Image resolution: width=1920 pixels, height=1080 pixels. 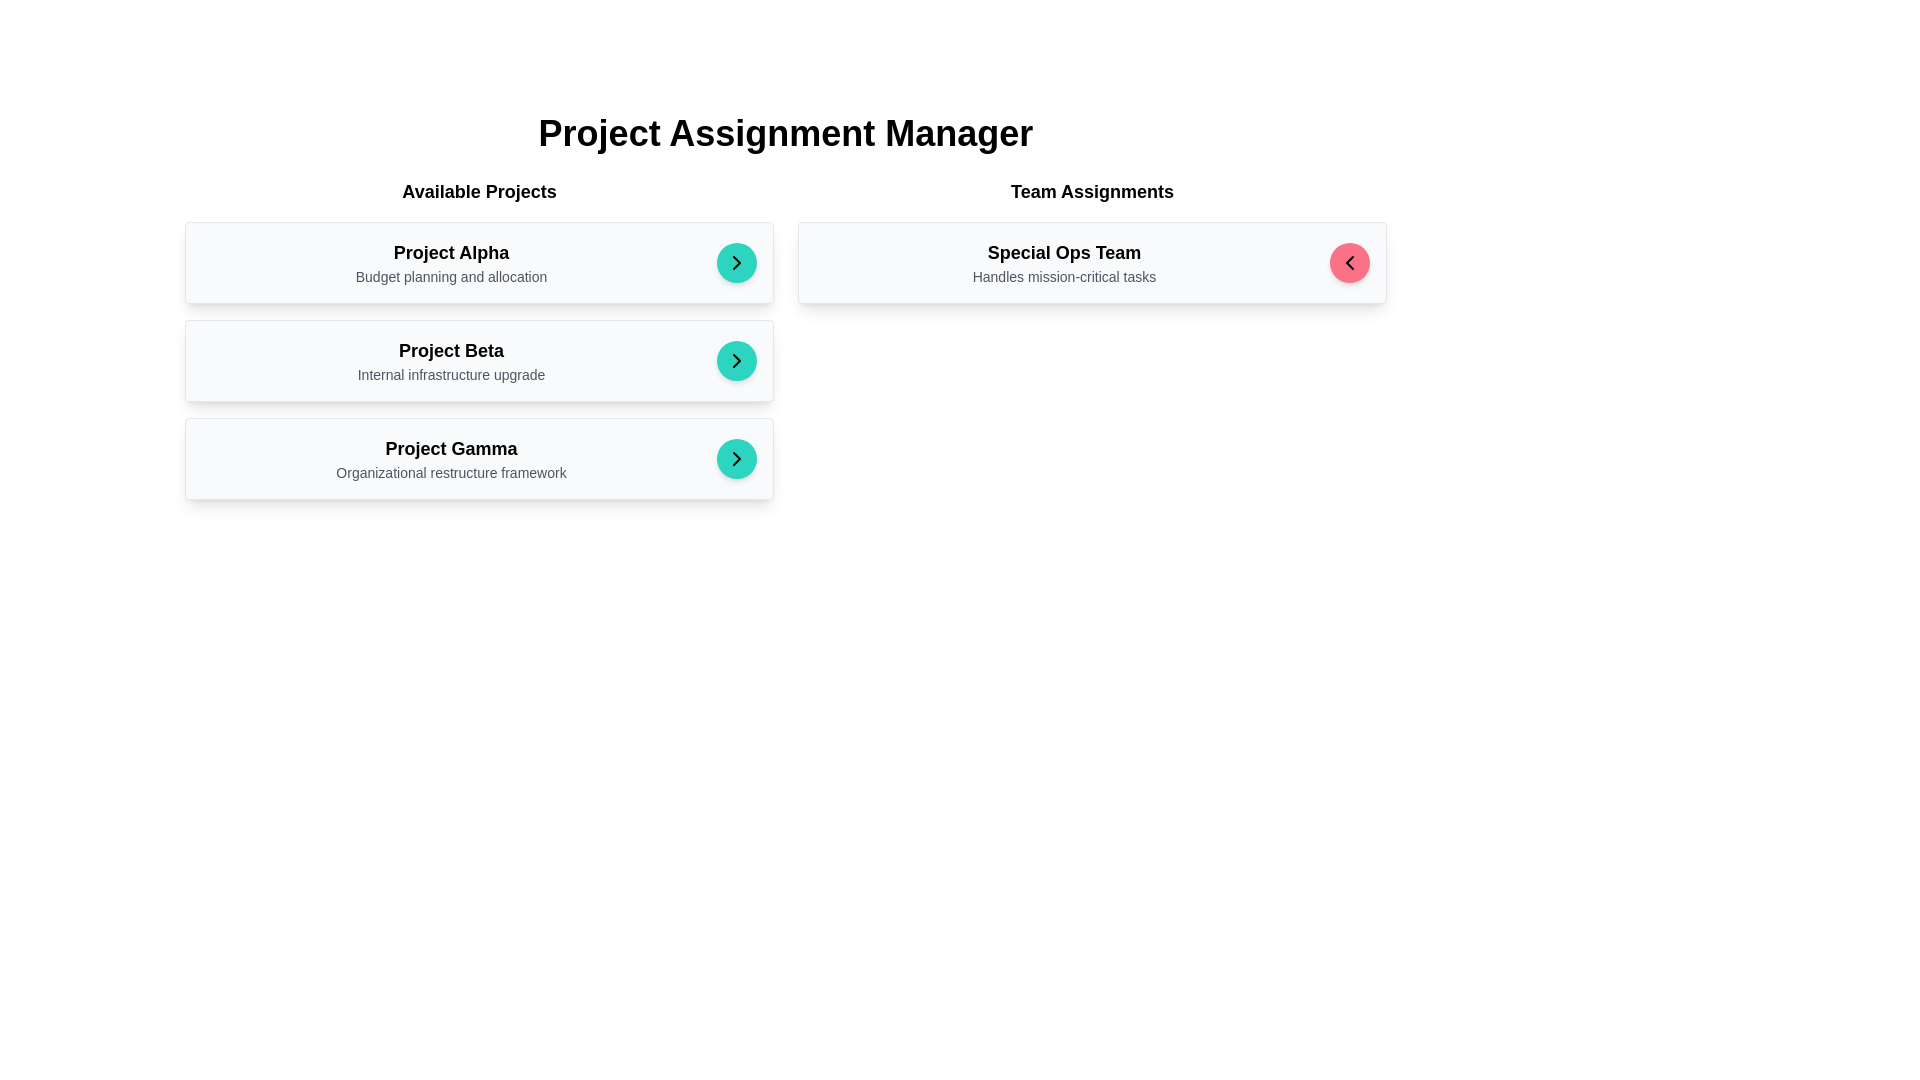 I want to click on the information displayed in the text block containing the title 'Project Beta' and subtitle 'Internal infrastructure upgrade', located in the second card of the 'Available Projects' section, so click(x=450, y=361).